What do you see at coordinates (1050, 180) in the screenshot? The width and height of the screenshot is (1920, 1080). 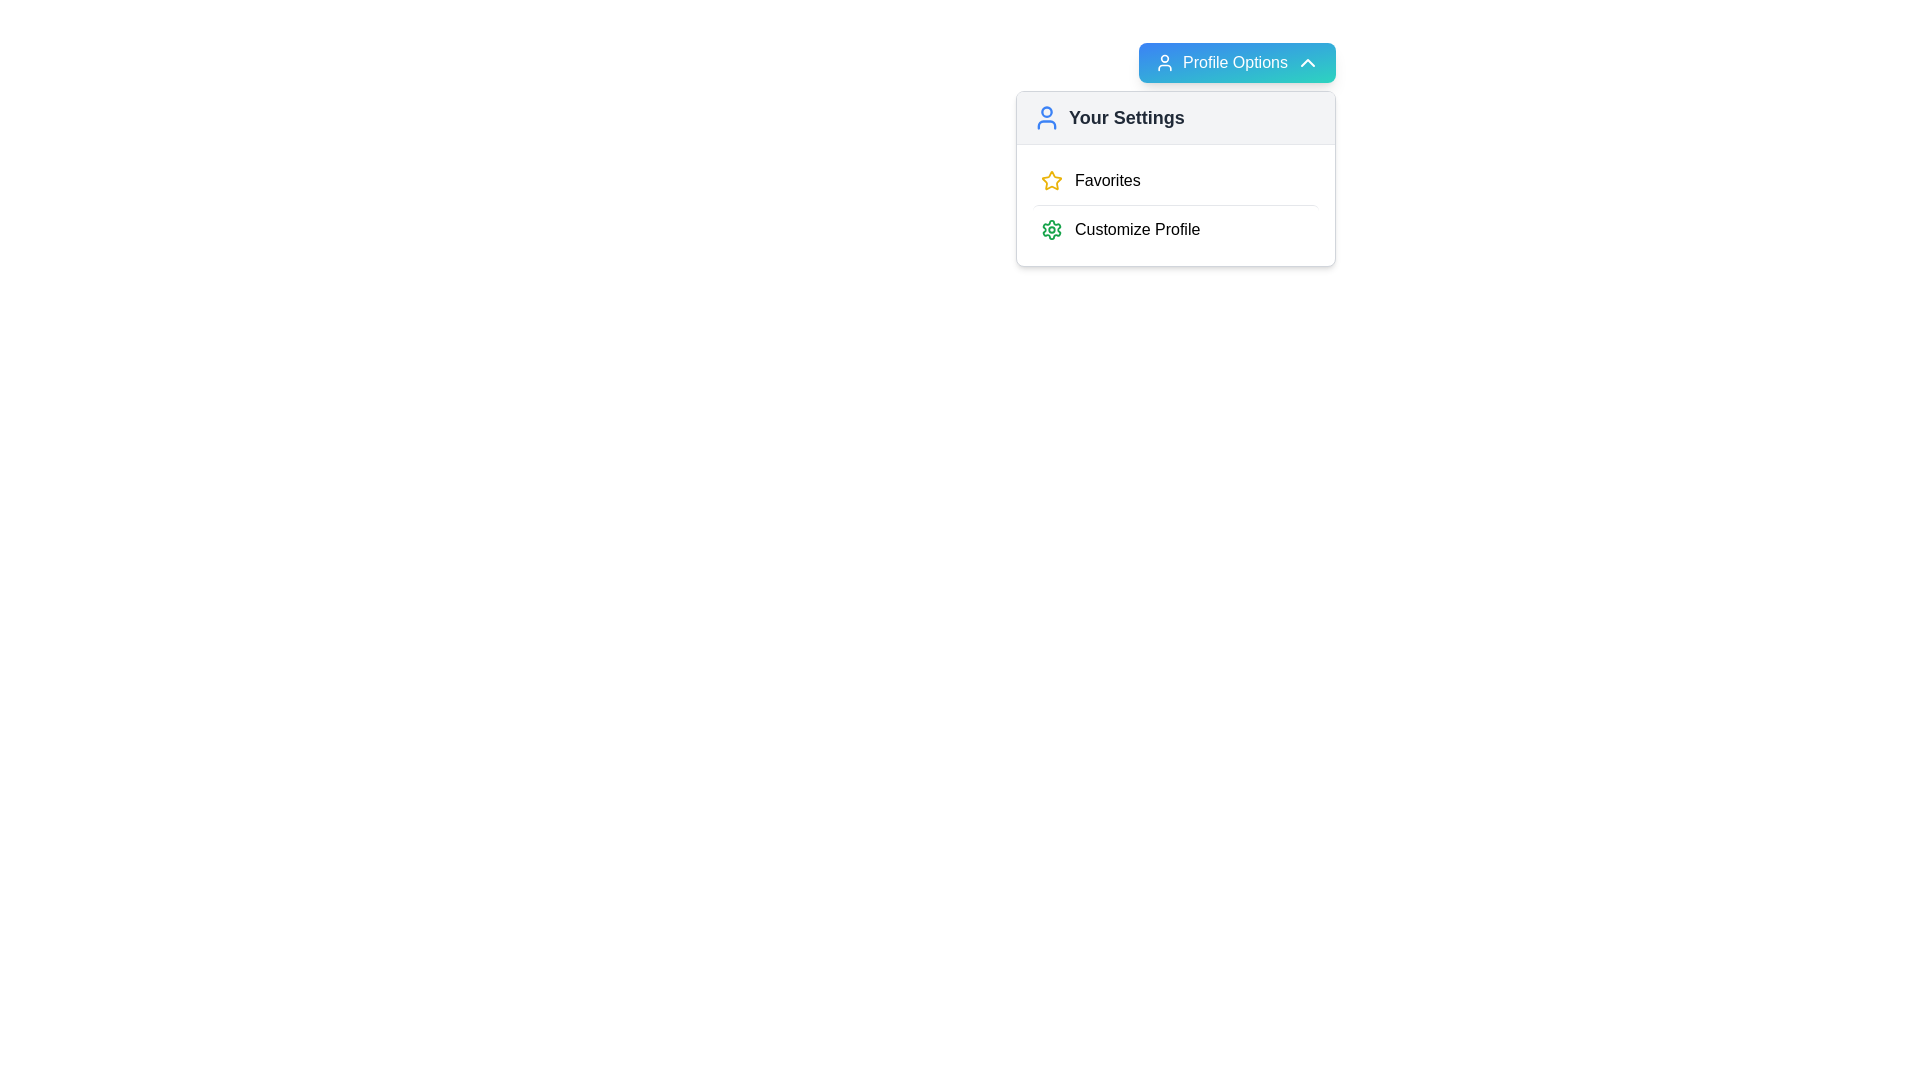 I see `the star-shaped icon with hollow styling and a yellow outline located in the 'Favorites' section of the drop-down menu from 'Profile Options'` at bounding box center [1050, 180].